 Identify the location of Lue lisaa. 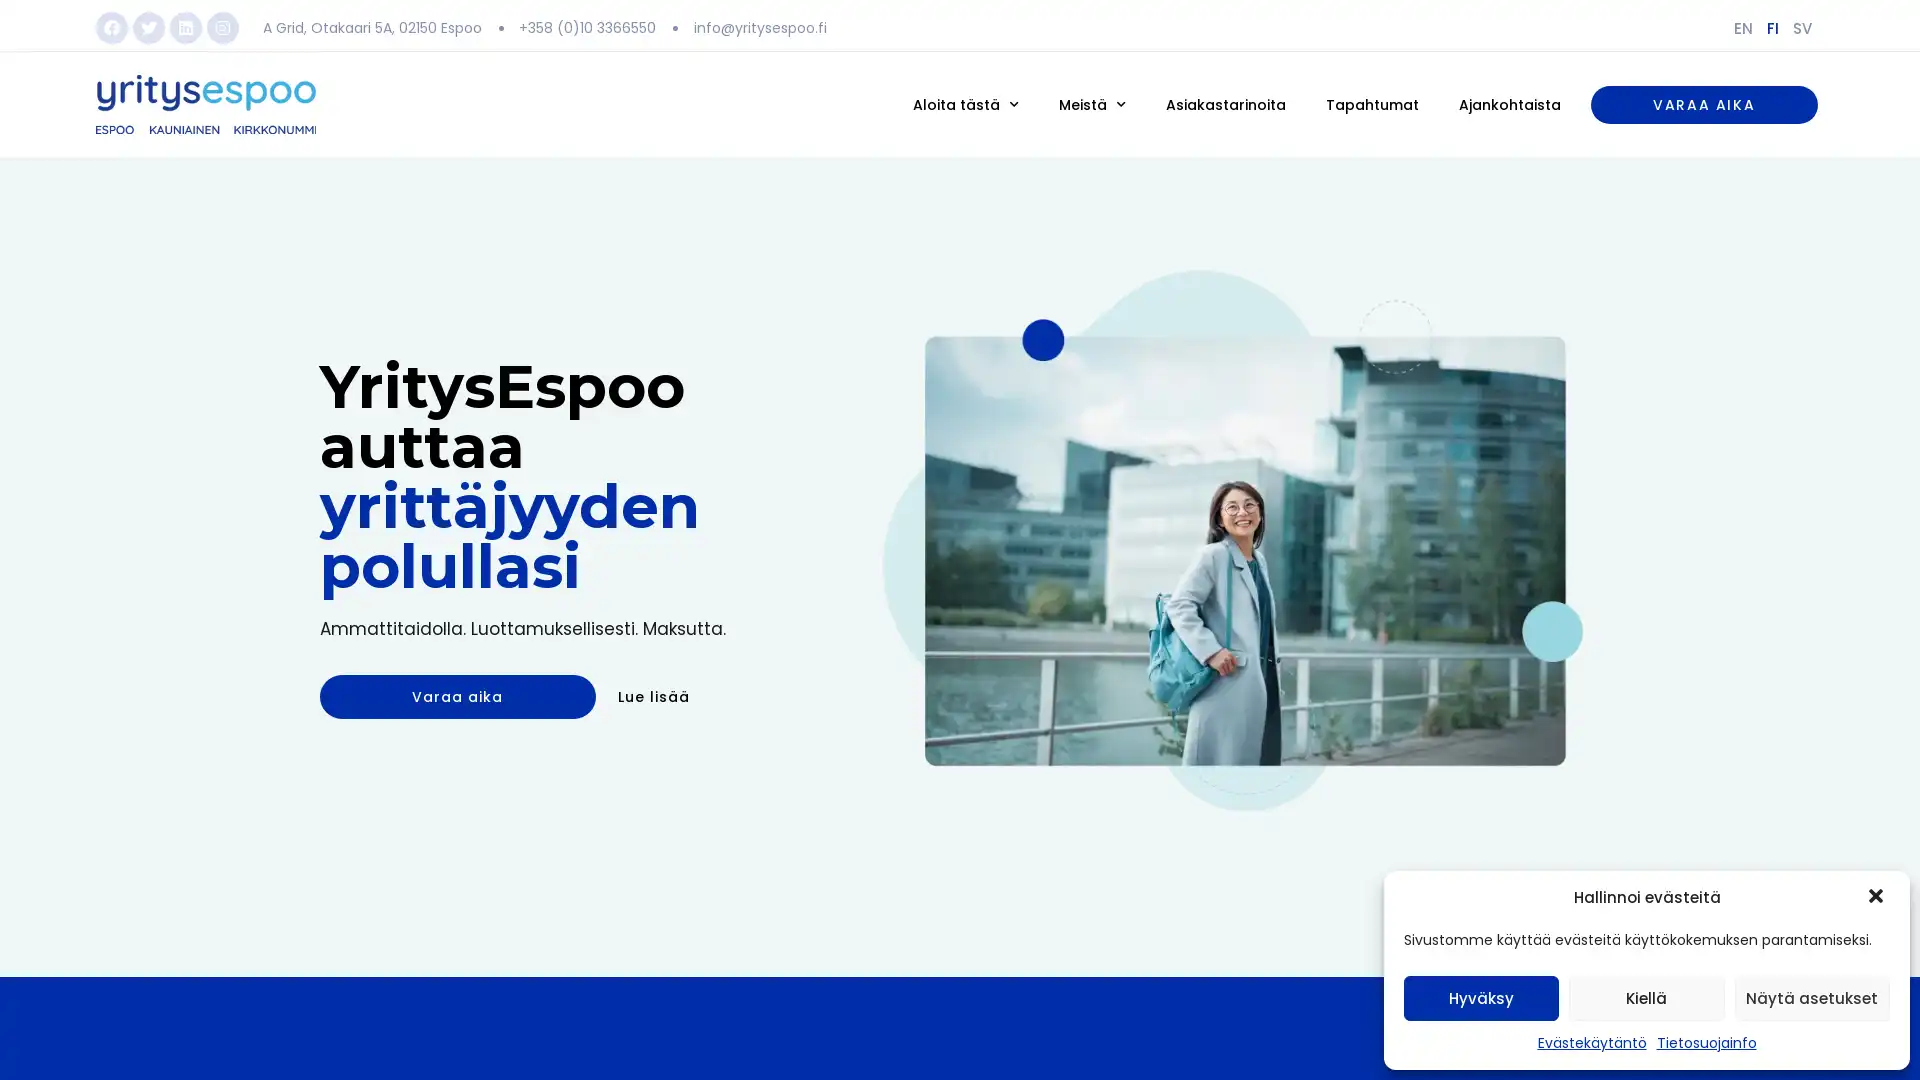
(647, 696).